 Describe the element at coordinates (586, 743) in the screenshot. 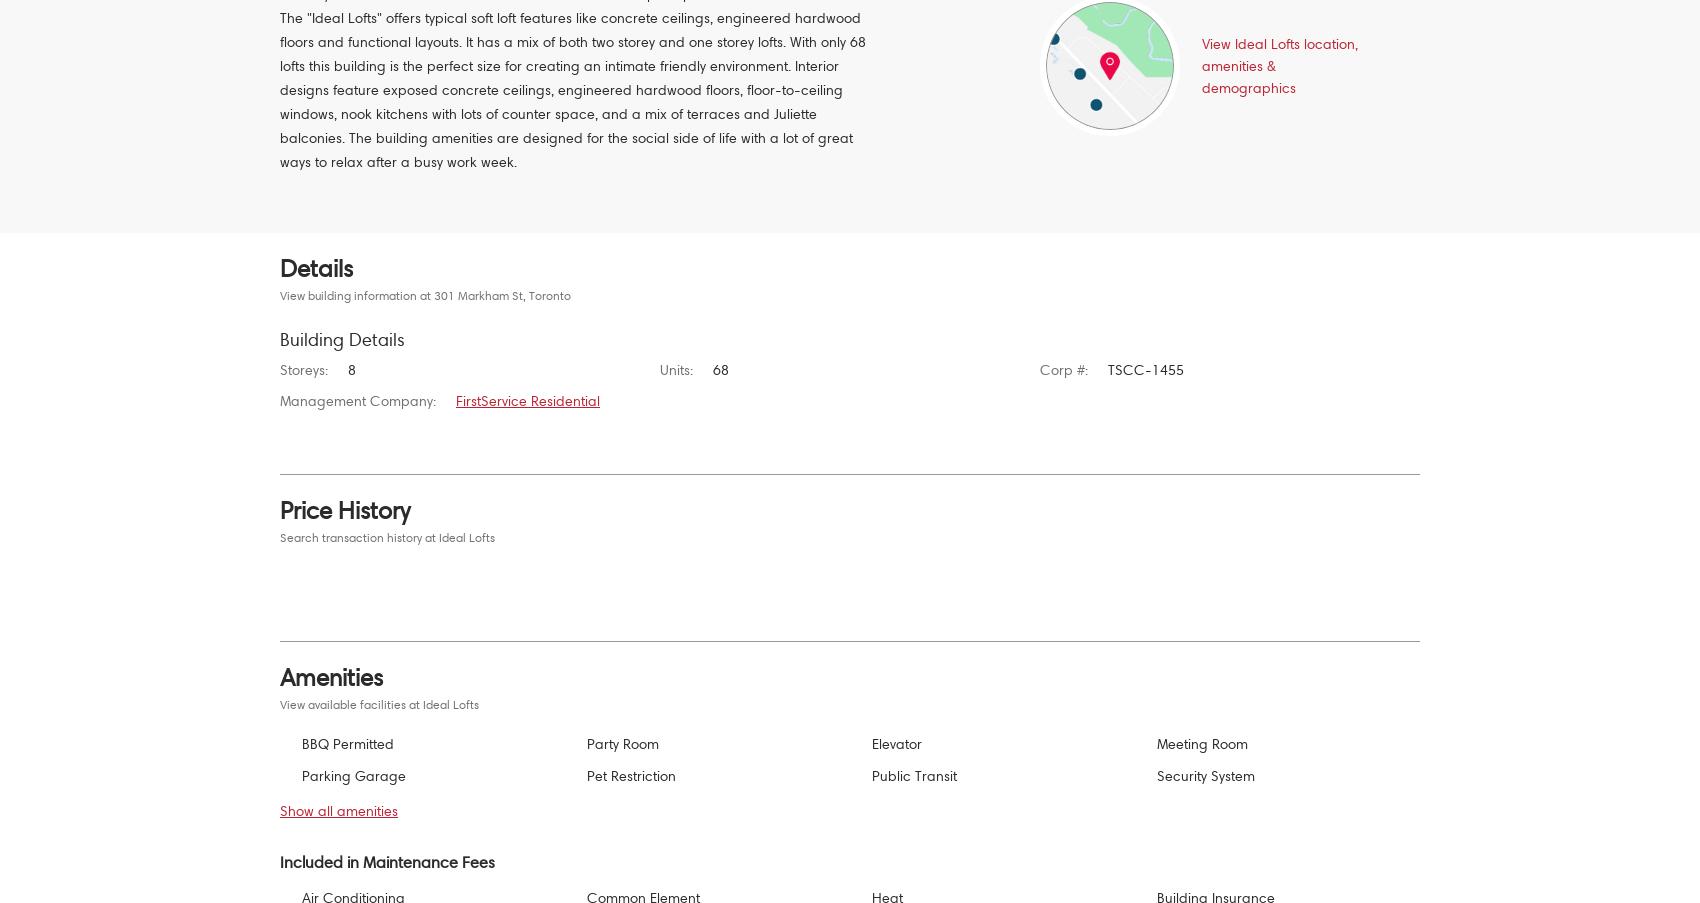

I see `'Party Room'` at that location.